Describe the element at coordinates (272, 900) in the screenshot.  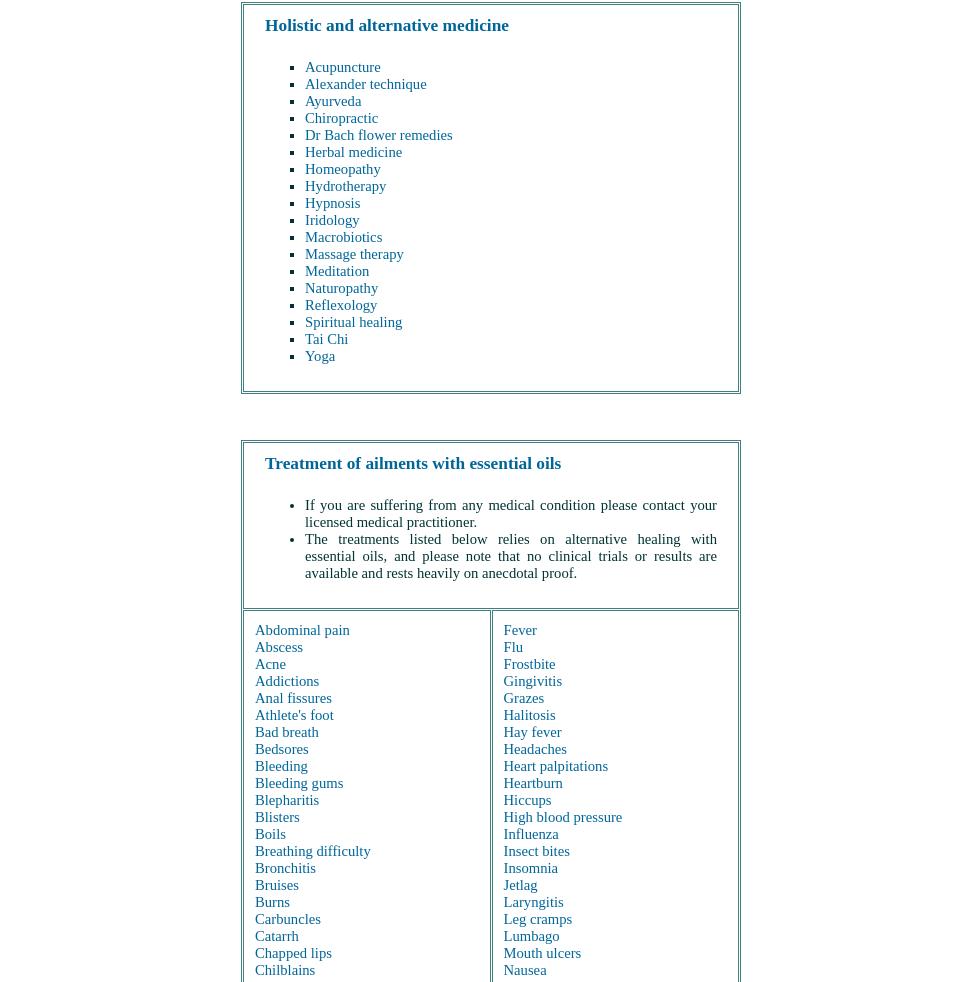
I see `'Burns'` at that location.